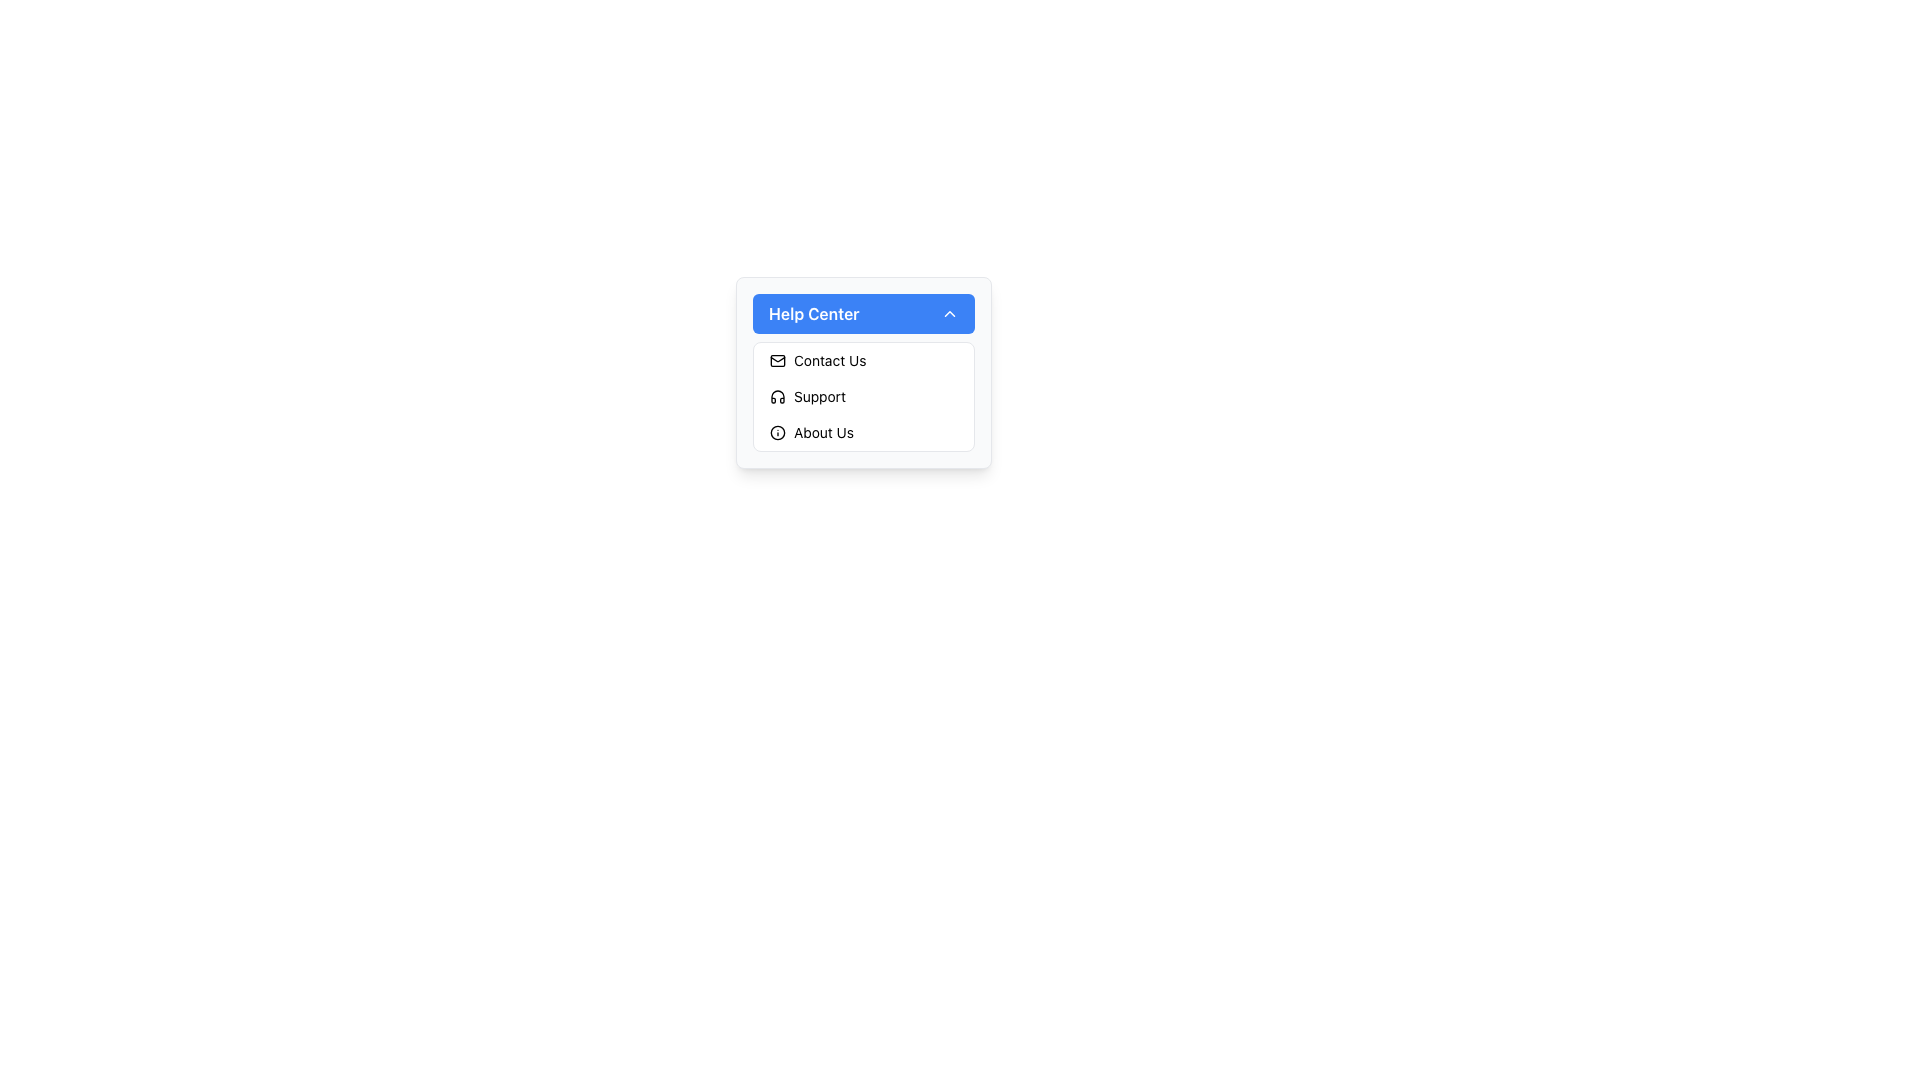 This screenshot has width=1920, height=1080. What do you see at coordinates (776, 431) in the screenshot?
I see `the graphical element located to the left of the text 'Contact Us', which is part of an SVG component and serves a decorative or informational purpose` at bounding box center [776, 431].